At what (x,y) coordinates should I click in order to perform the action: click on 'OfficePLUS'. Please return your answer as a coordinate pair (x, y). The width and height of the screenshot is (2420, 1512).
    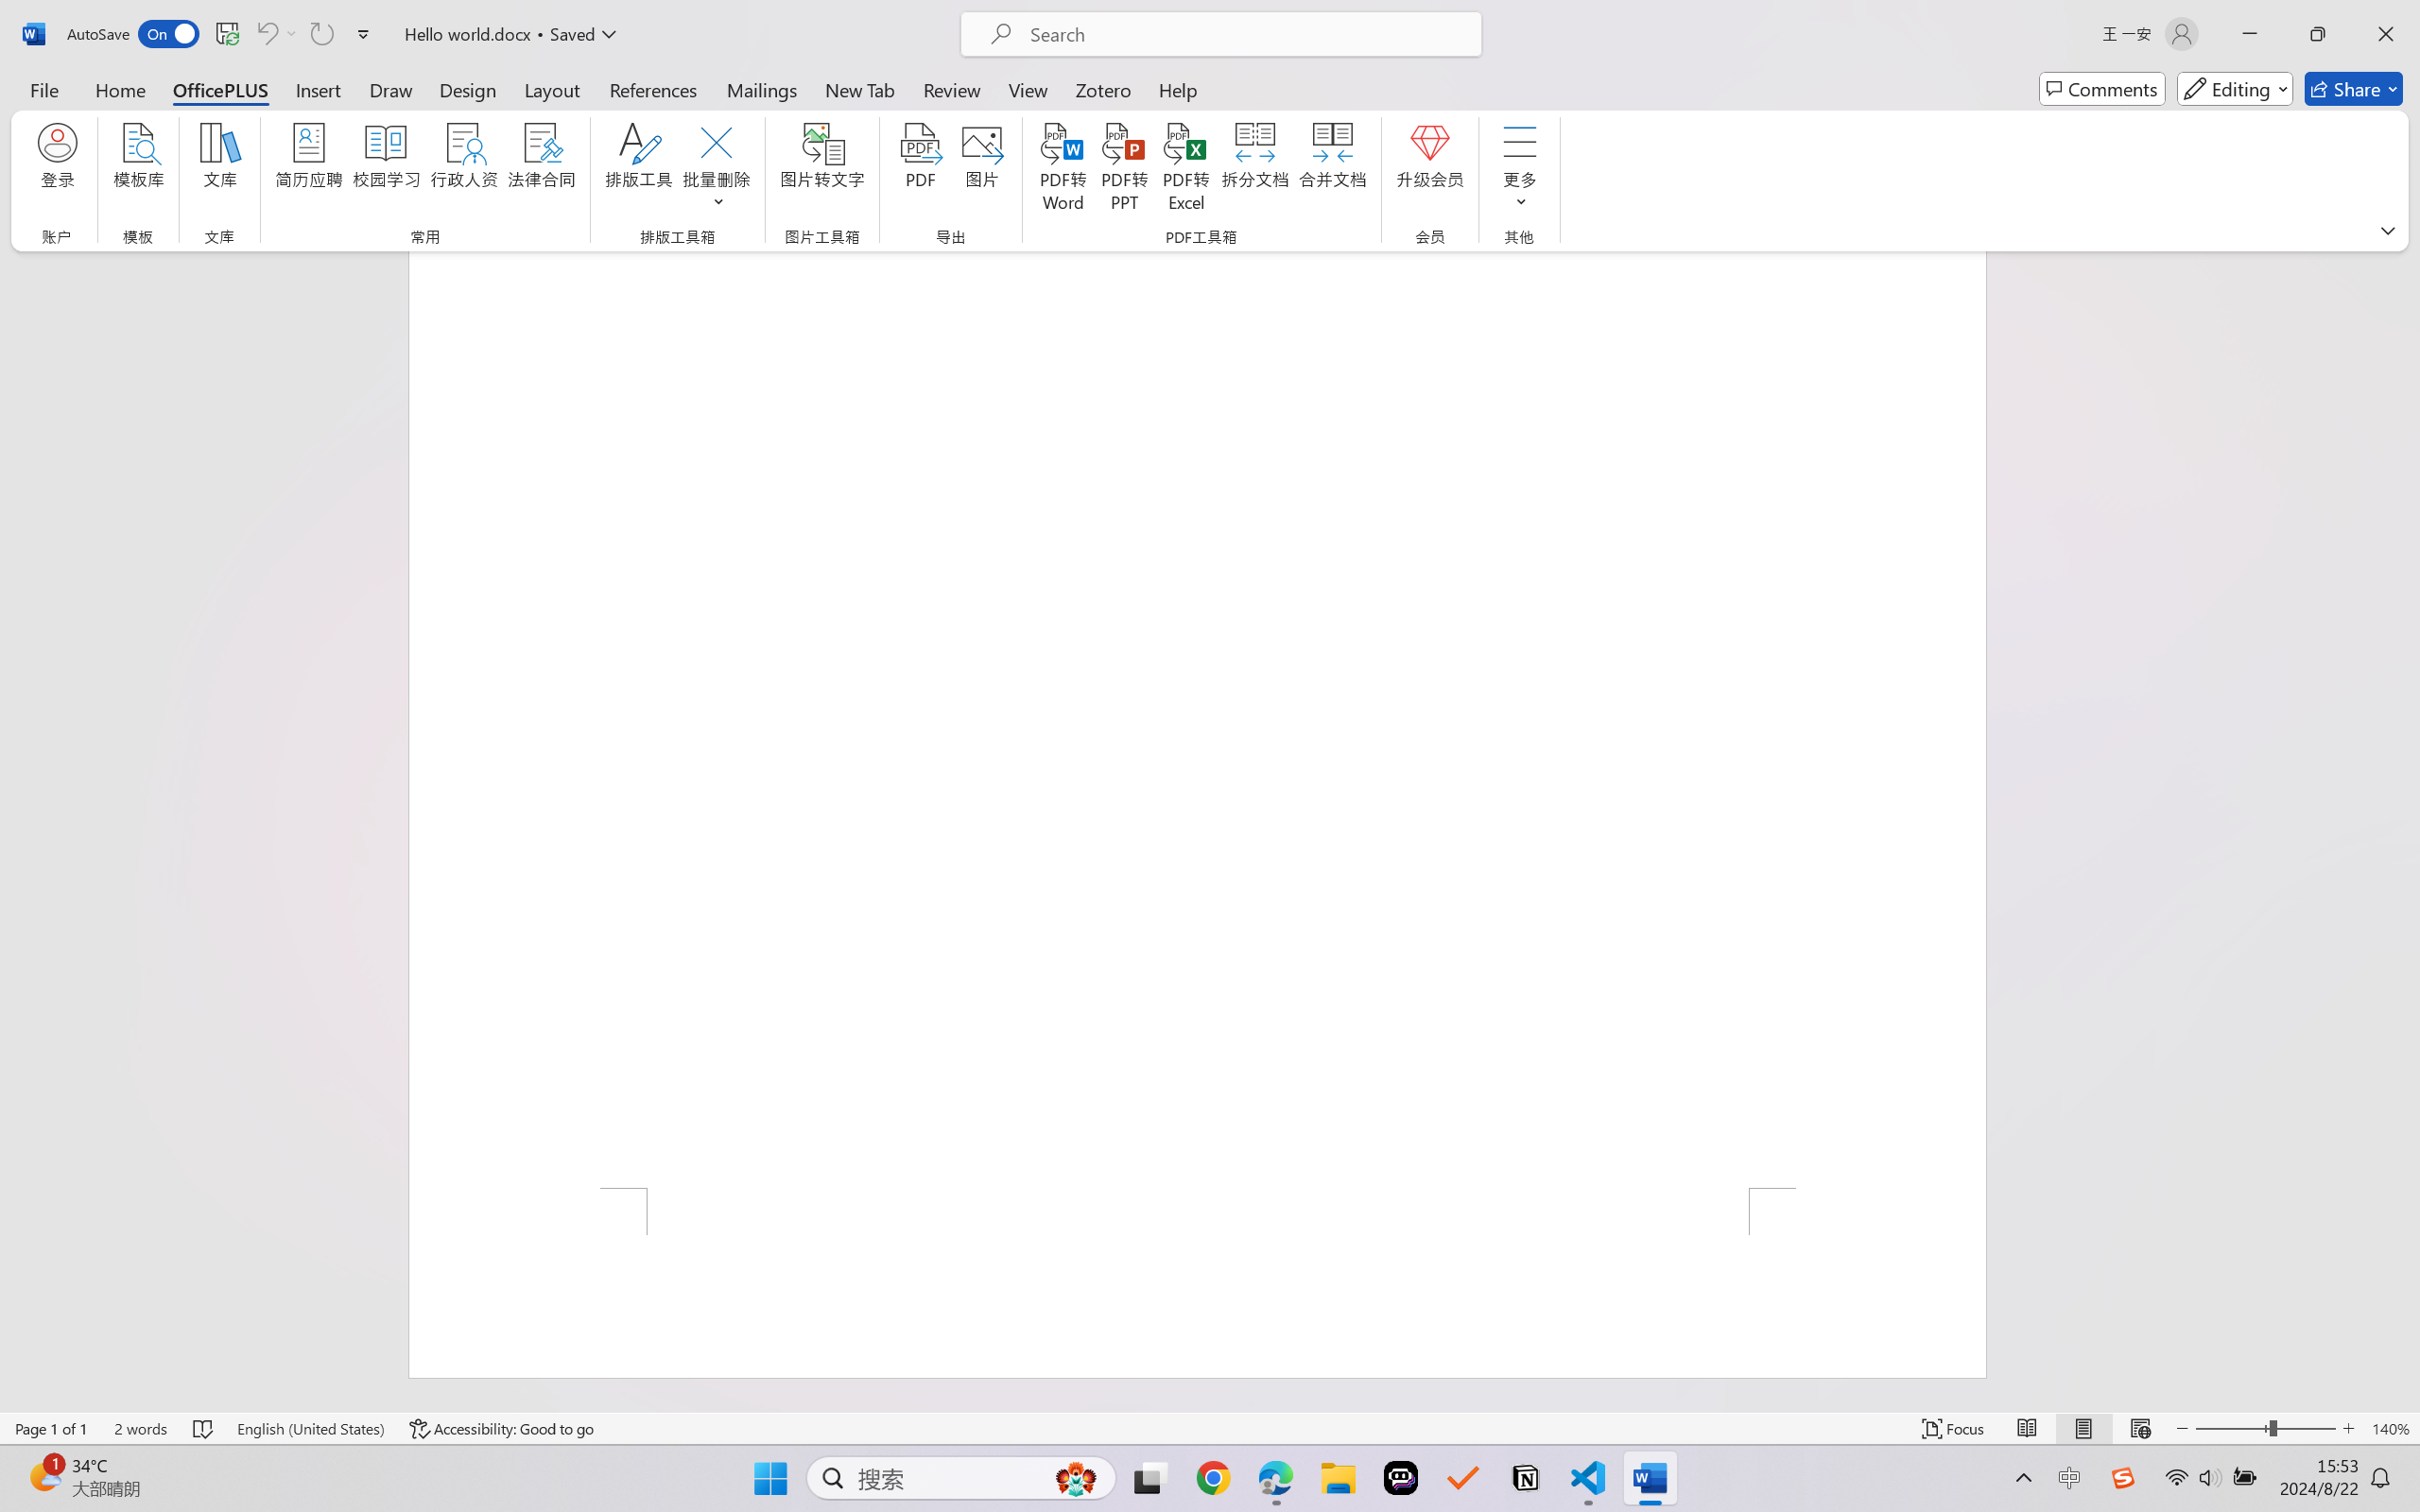
    Looking at the image, I should click on (218, 88).